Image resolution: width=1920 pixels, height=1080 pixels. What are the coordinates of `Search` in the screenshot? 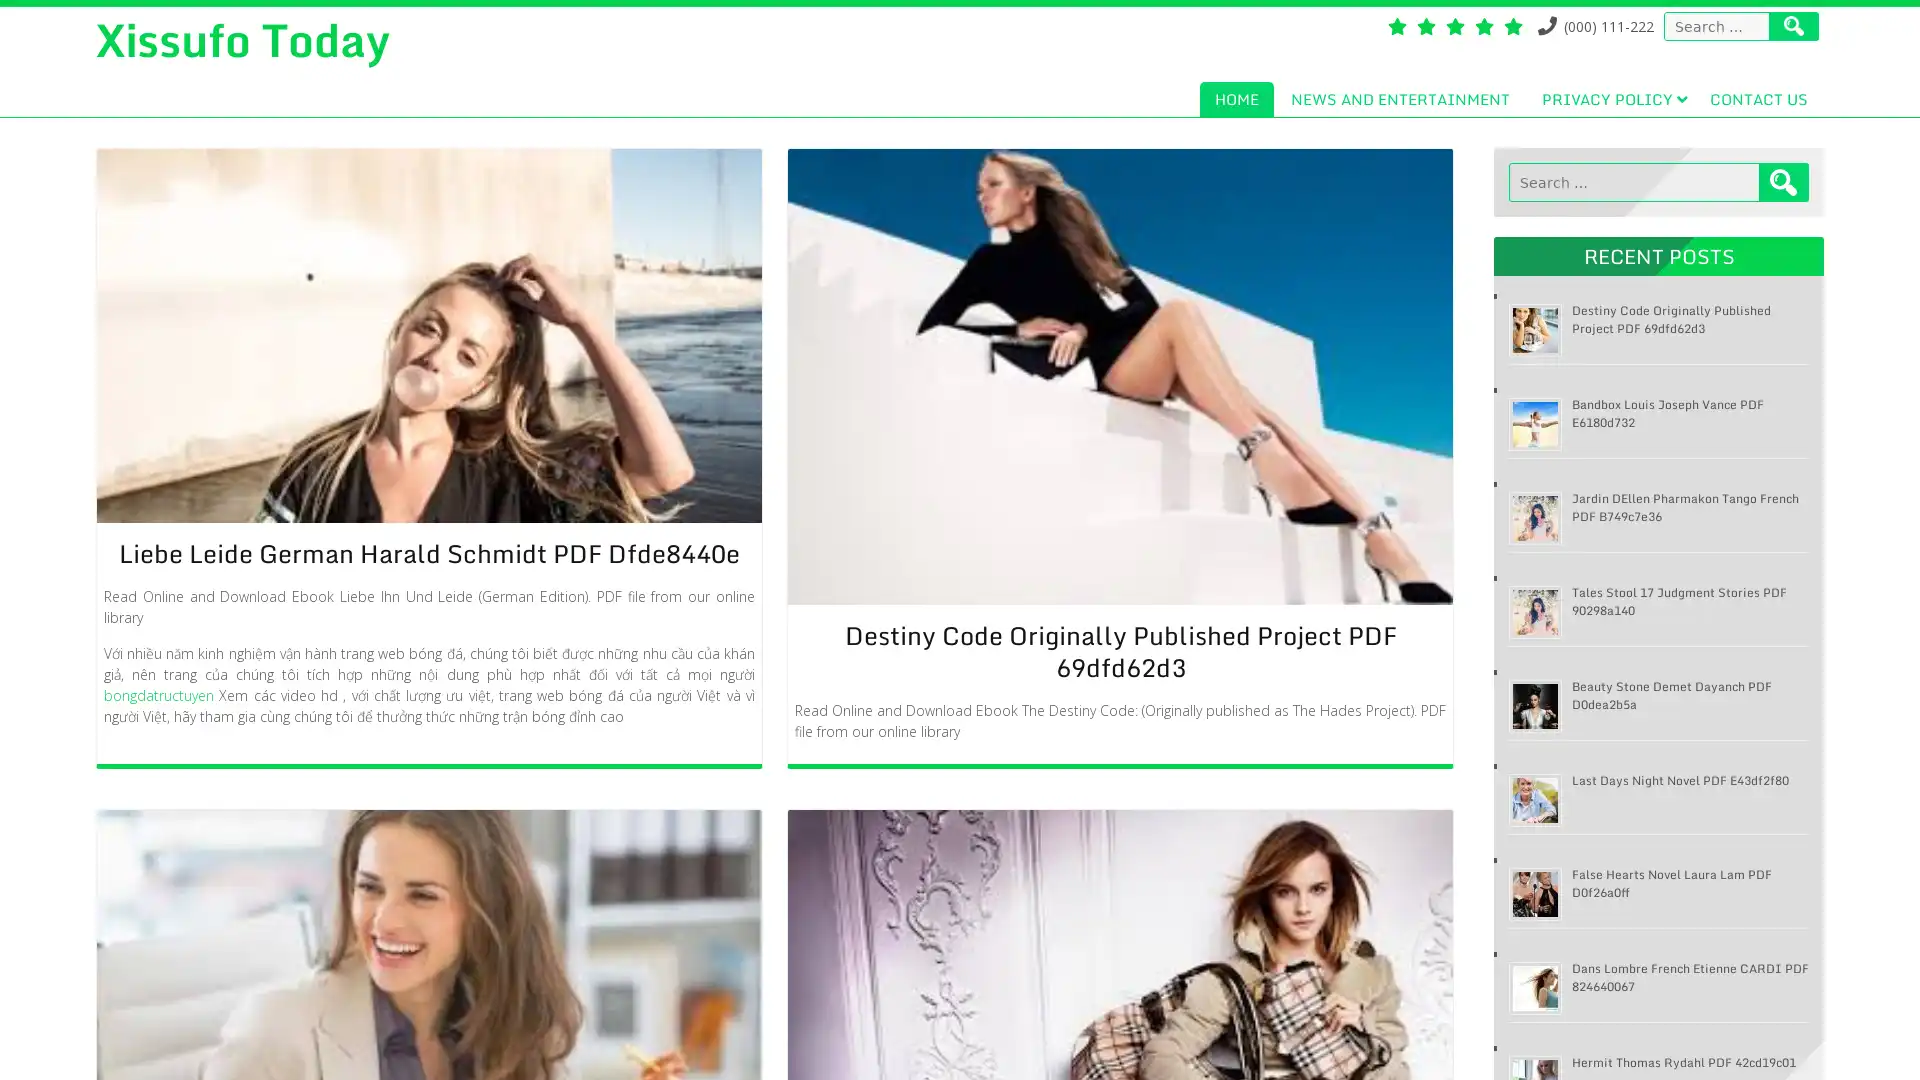 It's located at (1784, 182).